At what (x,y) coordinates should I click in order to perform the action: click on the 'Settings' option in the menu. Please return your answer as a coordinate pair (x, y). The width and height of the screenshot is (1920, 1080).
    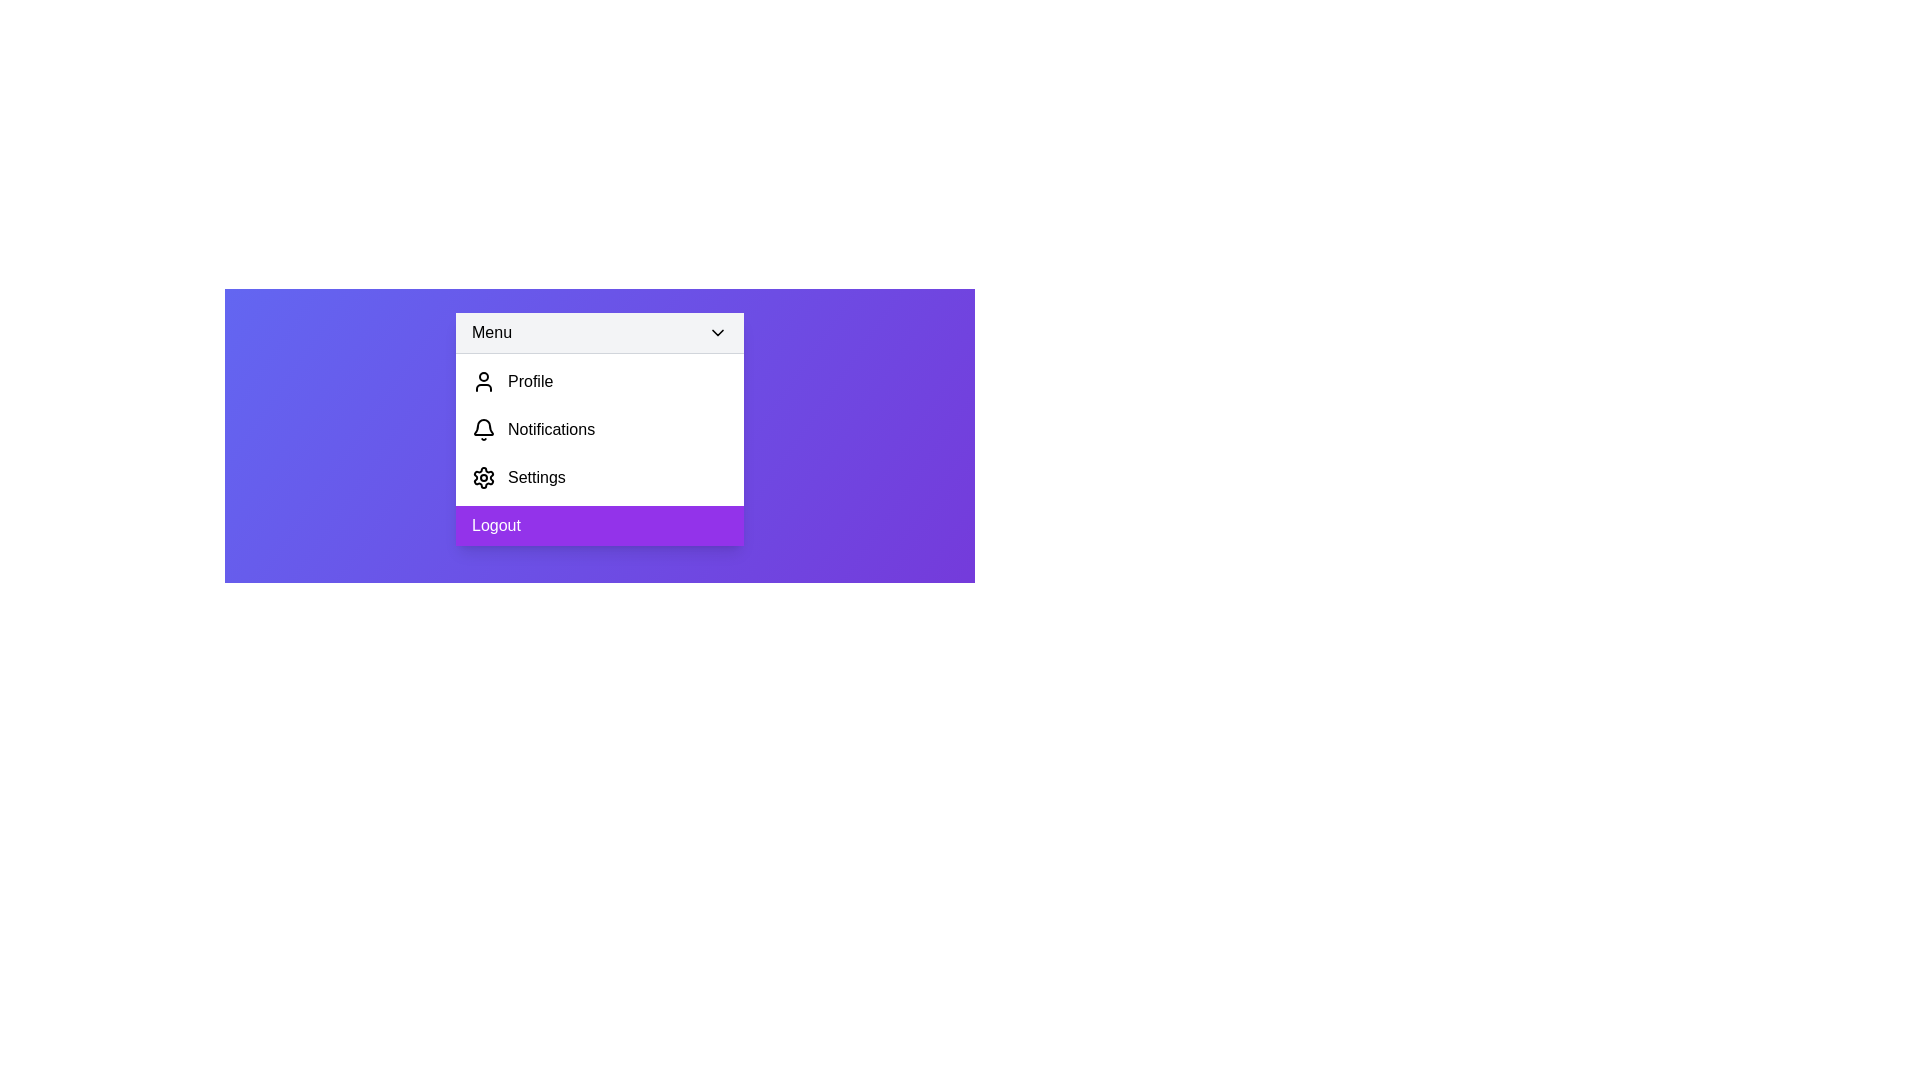
    Looking at the image, I should click on (599, 478).